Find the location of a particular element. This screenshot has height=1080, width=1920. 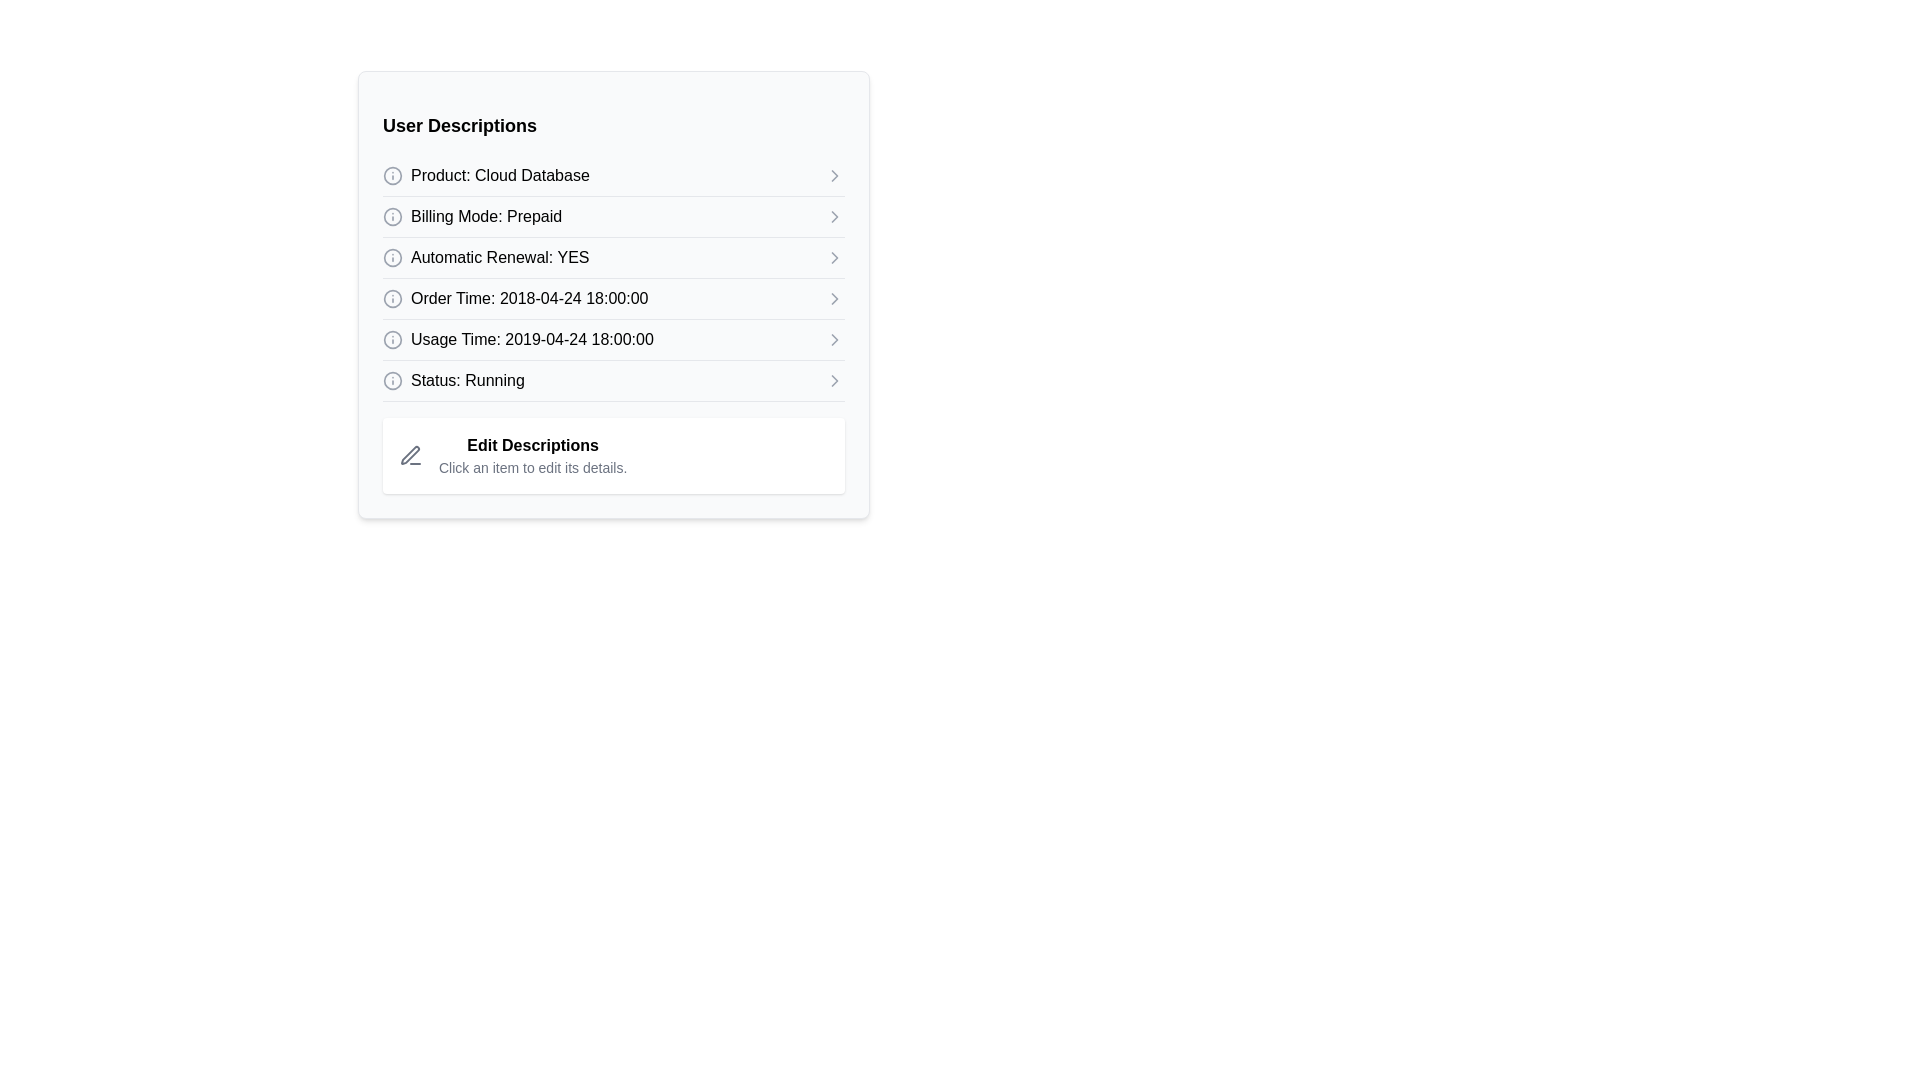

the static text located directly below the header 'Edit Descriptions' in the lower section of the information panel is located at coordinates (533, 467).